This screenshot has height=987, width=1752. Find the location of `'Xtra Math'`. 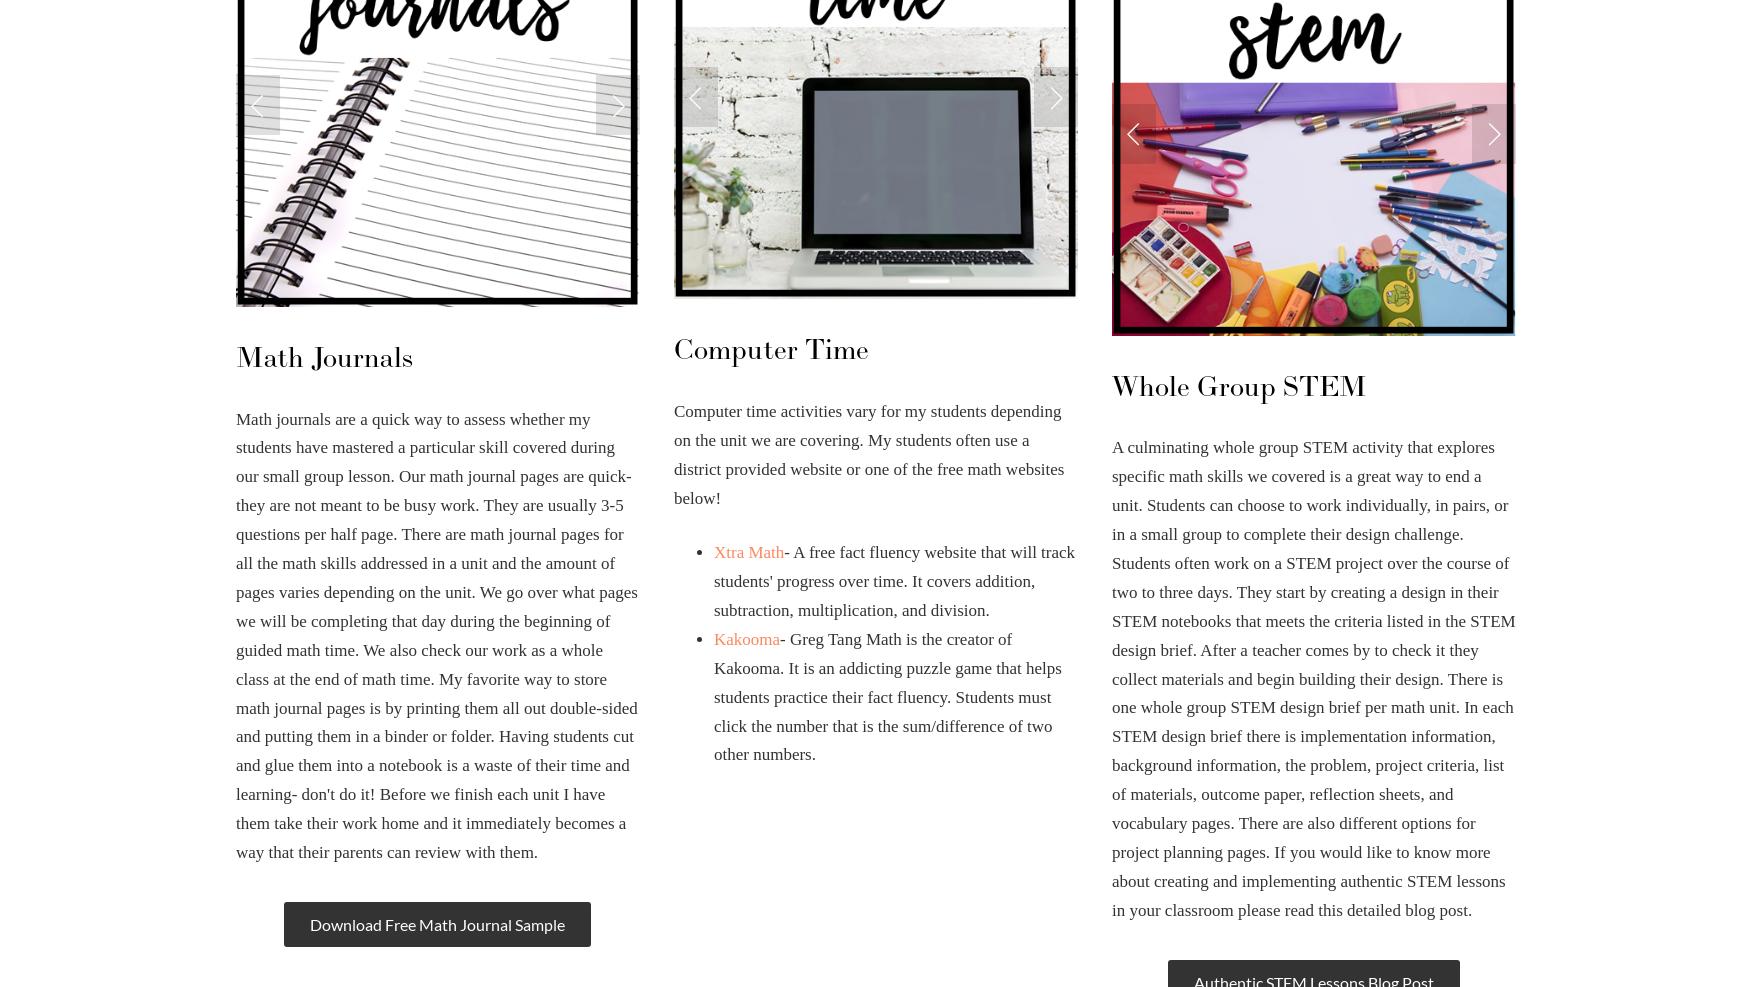

'Xtra Math' is located at coordinates (712, 552).